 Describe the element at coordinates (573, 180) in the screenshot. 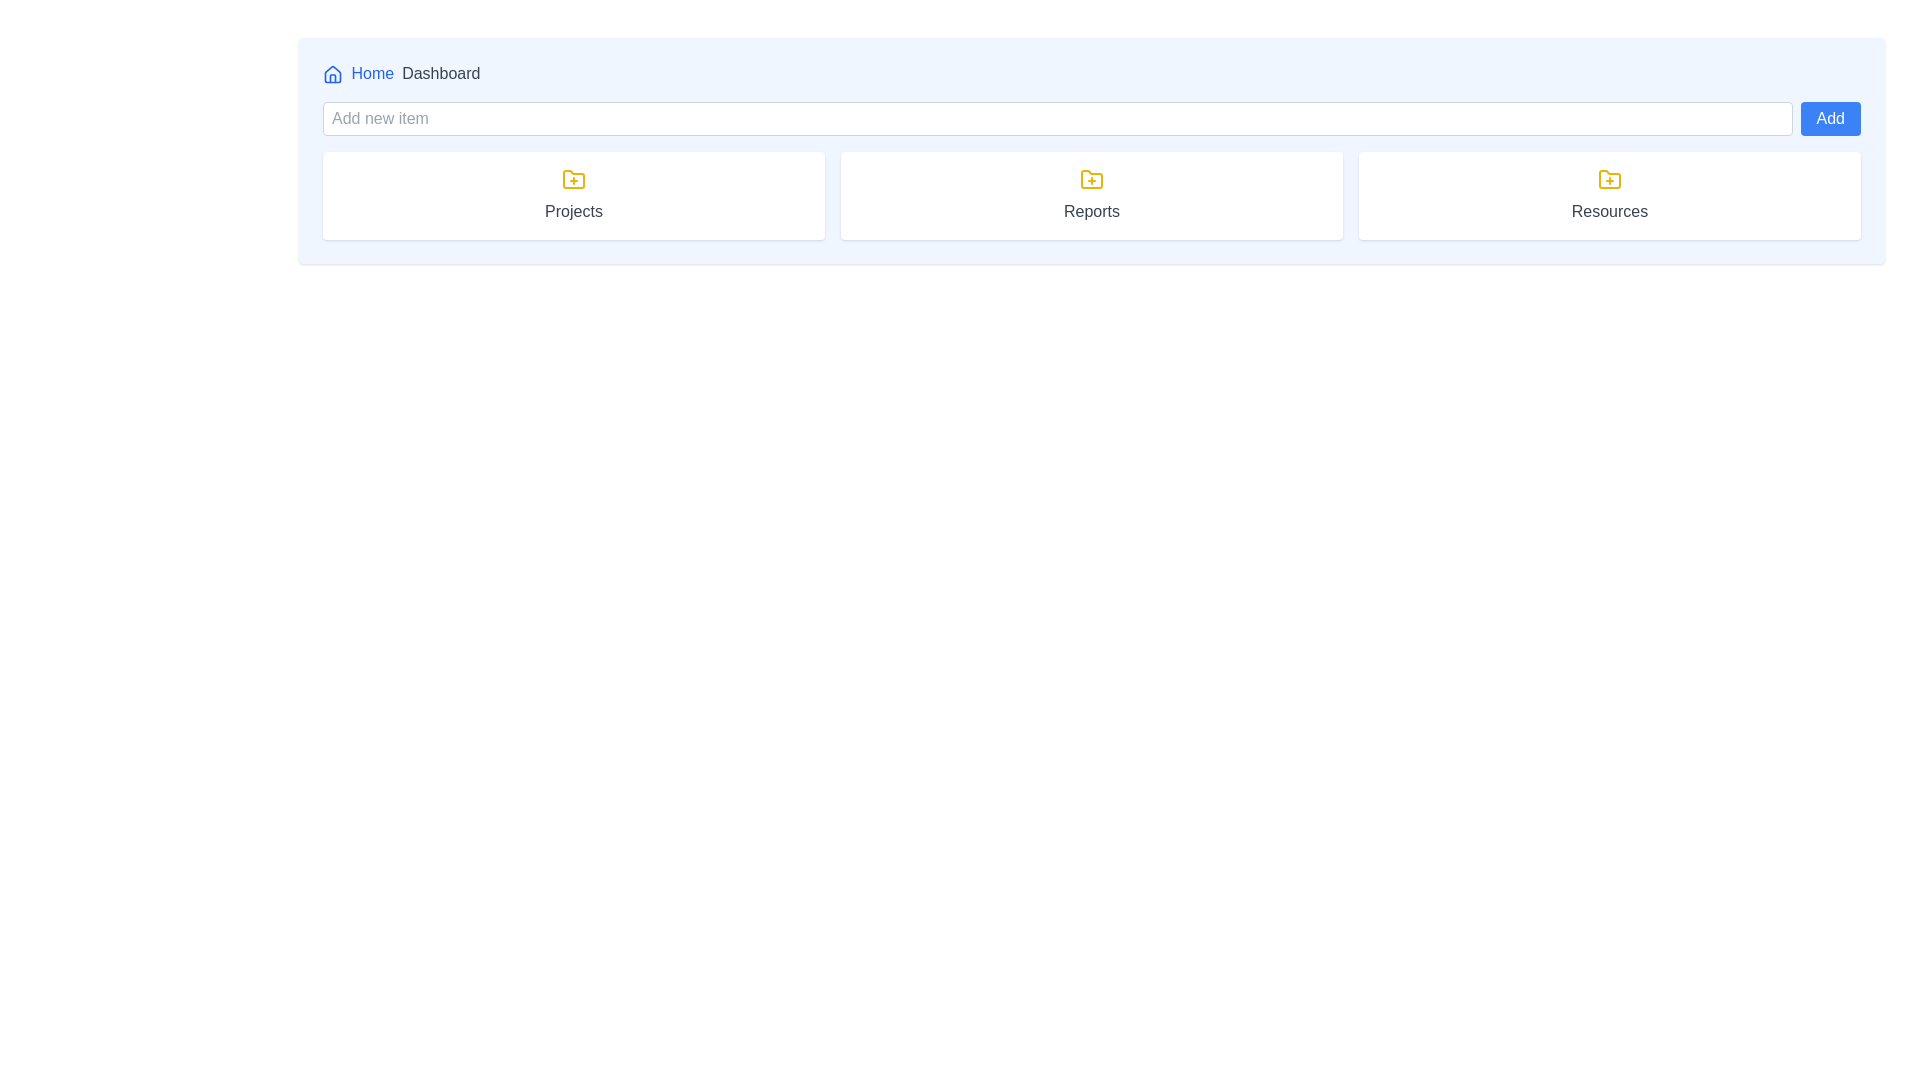

I see `the yellow folder icon with a plus symbol located above the text 'Projects' in the leftmost card` at that location.